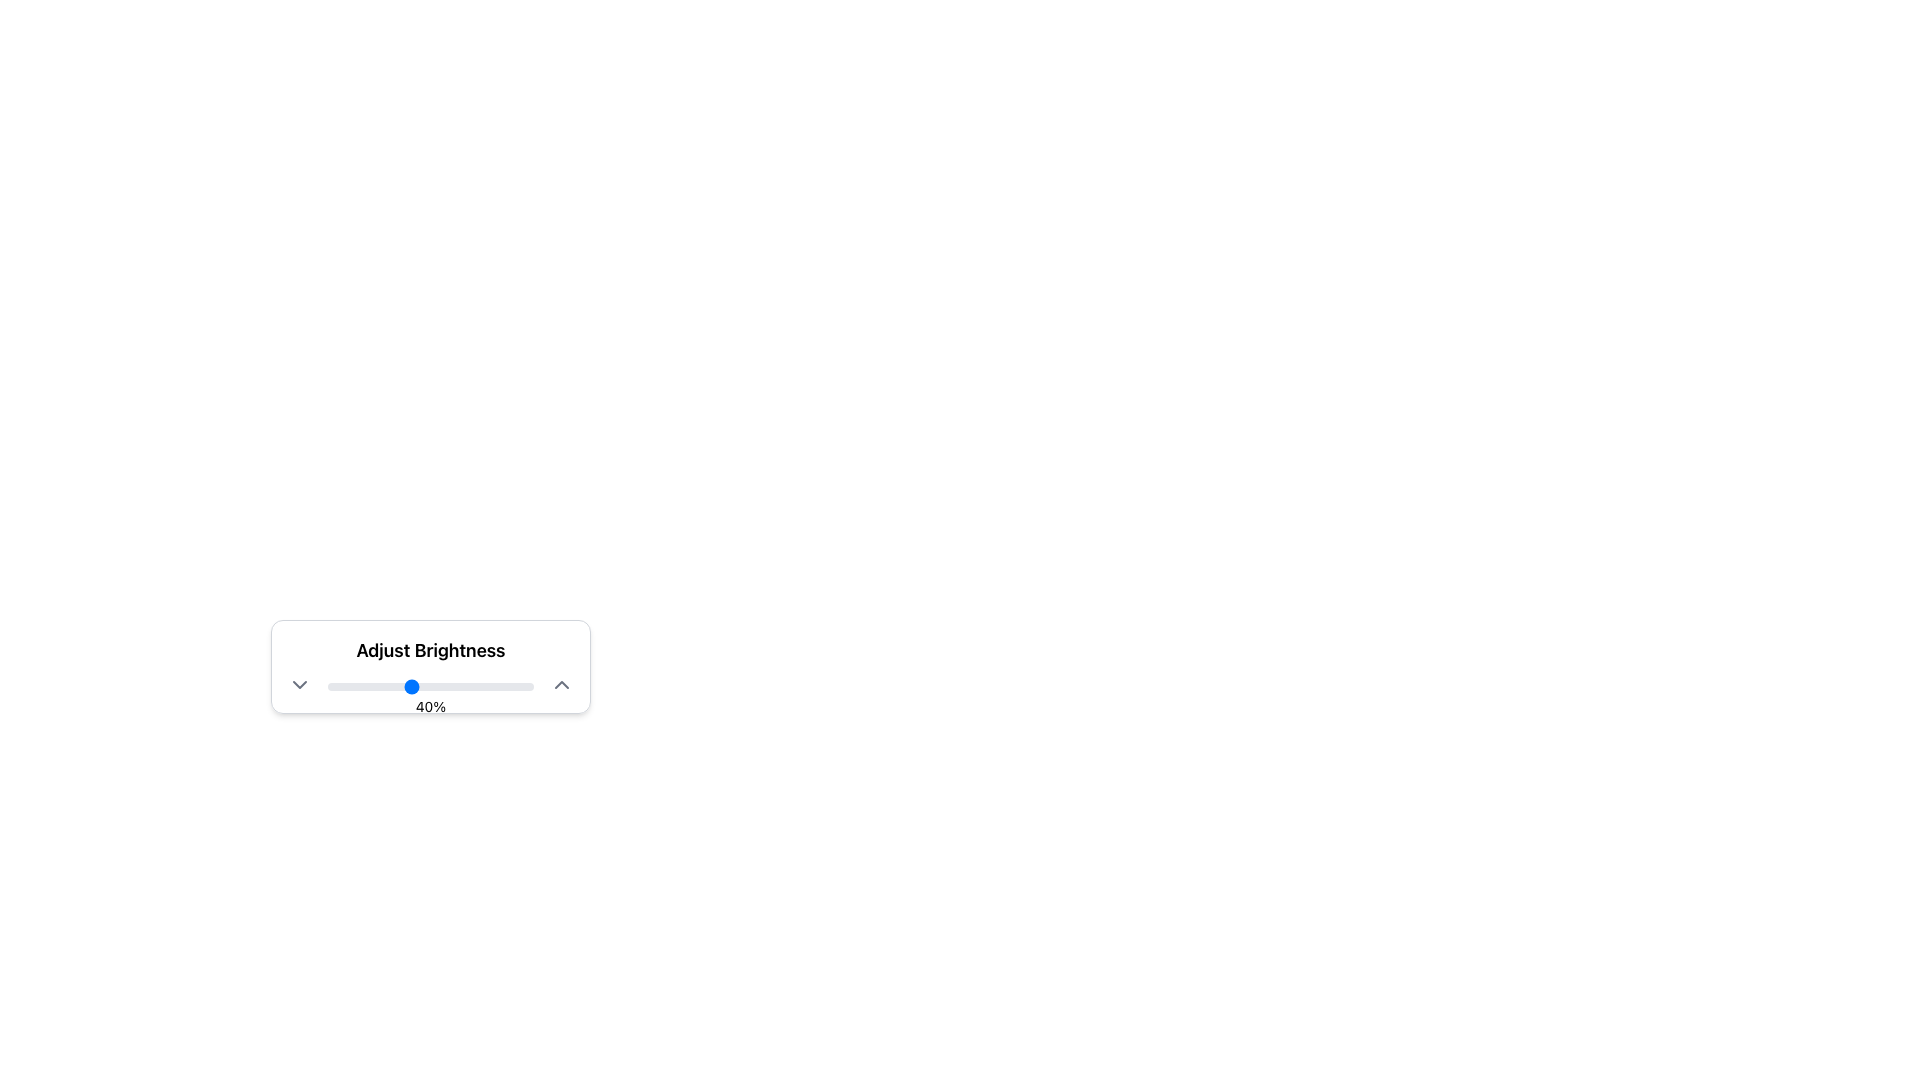 Image resolution: width=1920 pixels, height=1080 pixels. What do you see at coordinates (352, 685) in the screenshot?
I see `the brightness` at bounding box center [352, 685].